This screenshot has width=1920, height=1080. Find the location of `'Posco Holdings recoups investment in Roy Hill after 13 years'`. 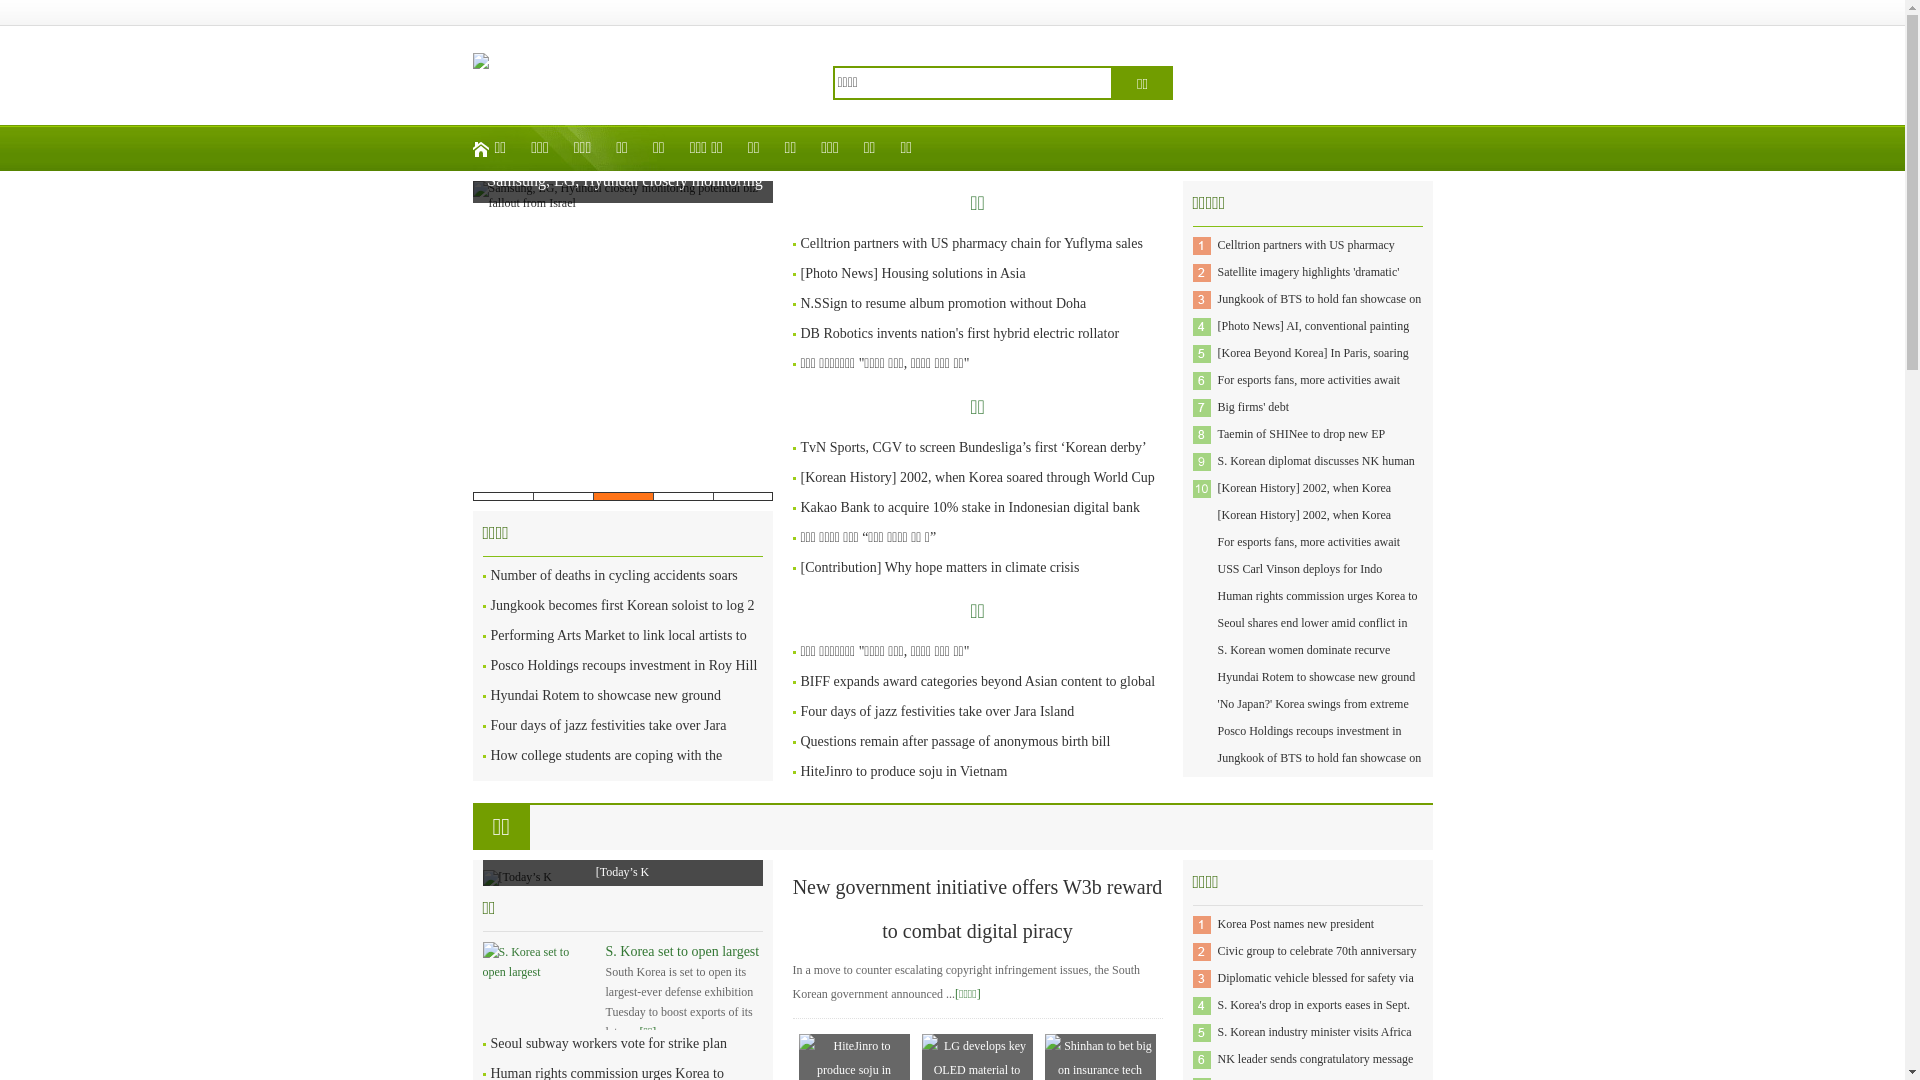

'Posco Holdings recoups investment in Roy Hill after 13 years' is located at coordinates (622, 678).